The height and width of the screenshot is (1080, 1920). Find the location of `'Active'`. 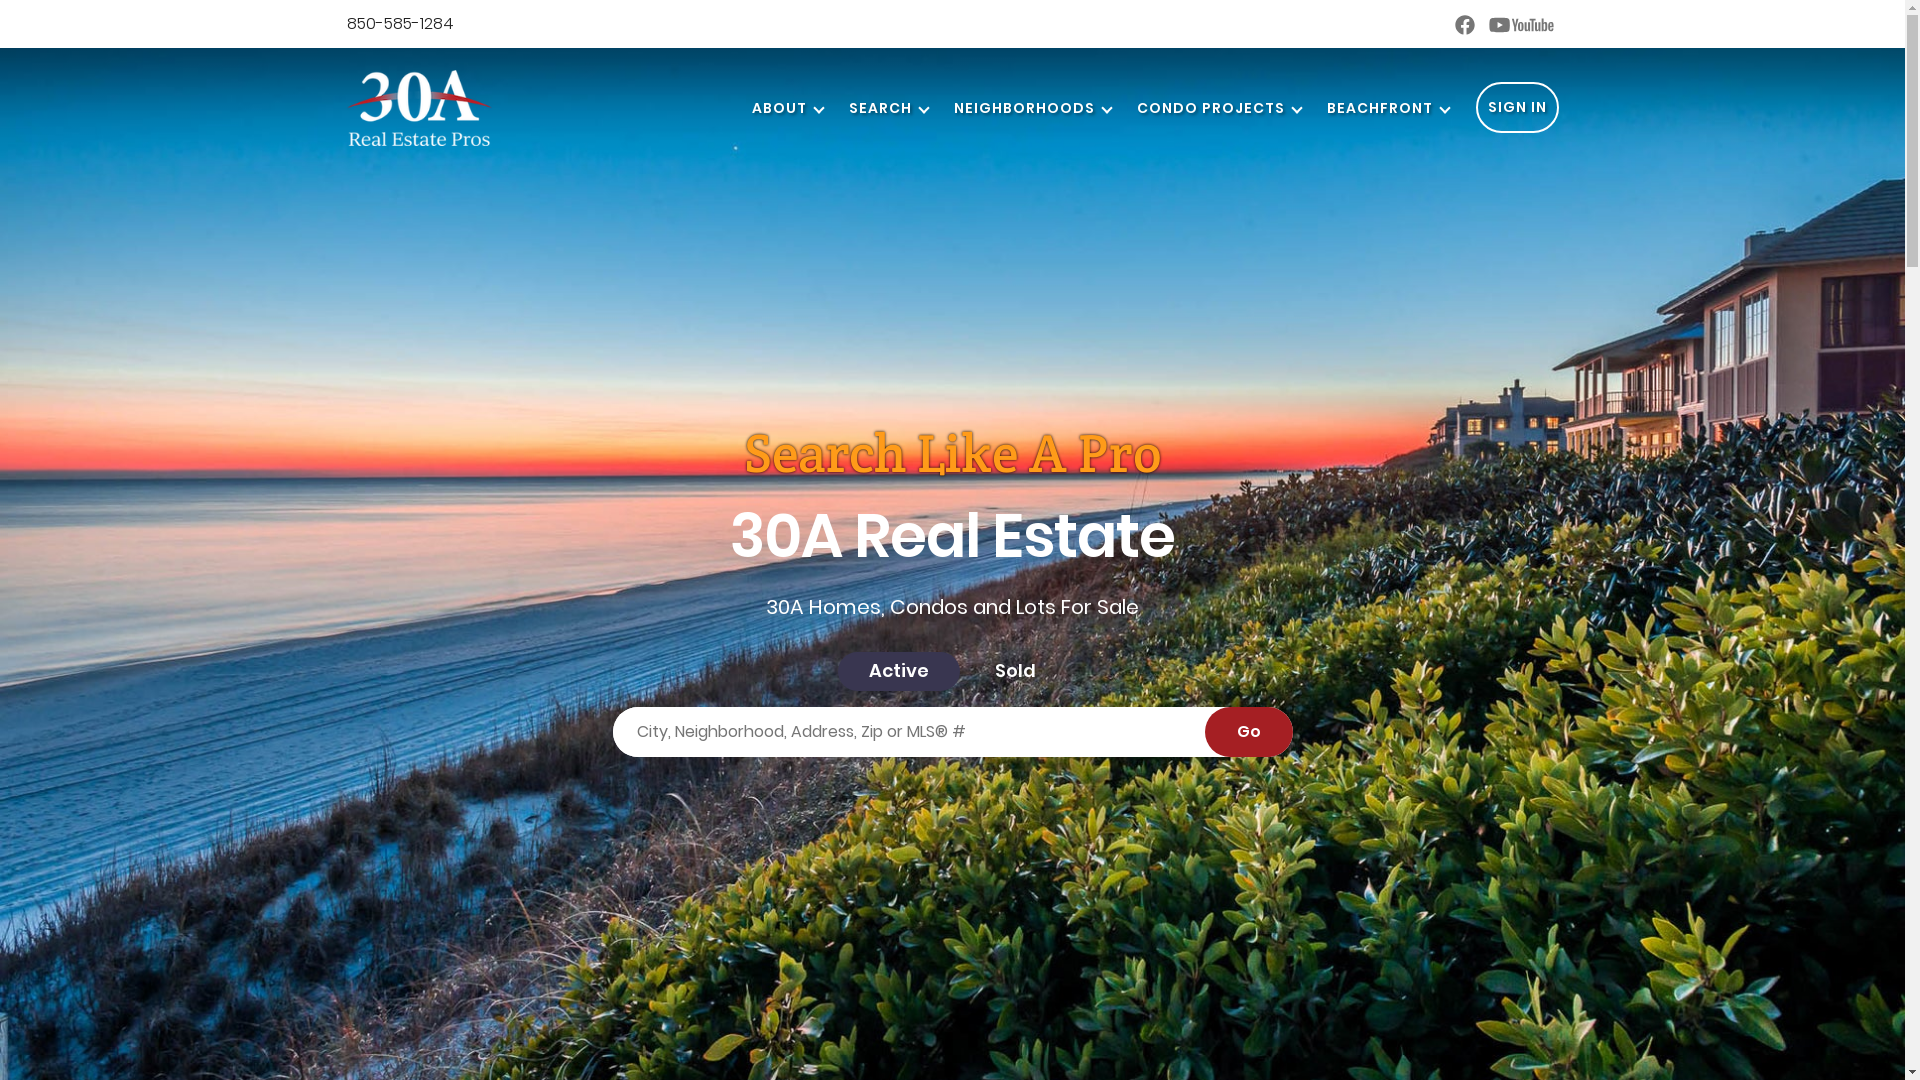

'Active' is located at coordinates (838, 671).